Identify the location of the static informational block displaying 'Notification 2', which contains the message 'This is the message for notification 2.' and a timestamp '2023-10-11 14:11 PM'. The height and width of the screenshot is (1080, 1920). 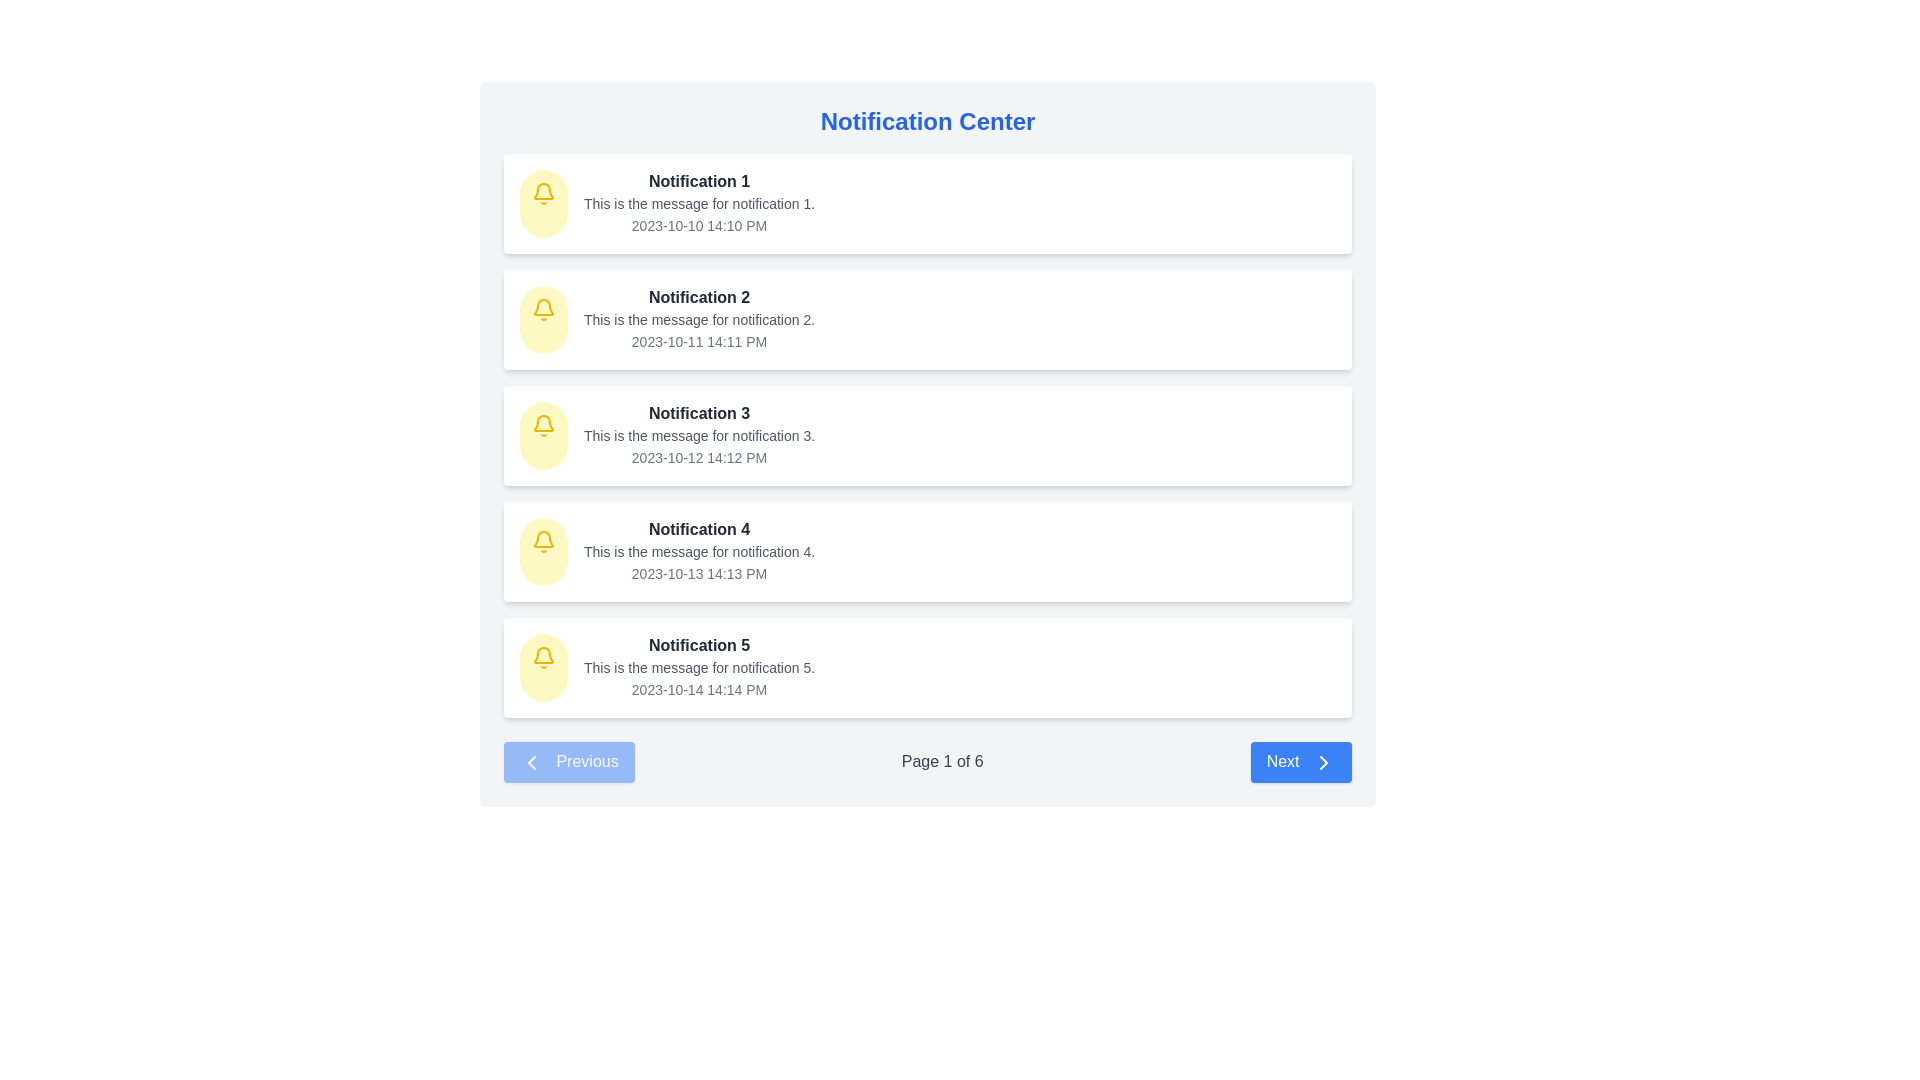
(699, 319).